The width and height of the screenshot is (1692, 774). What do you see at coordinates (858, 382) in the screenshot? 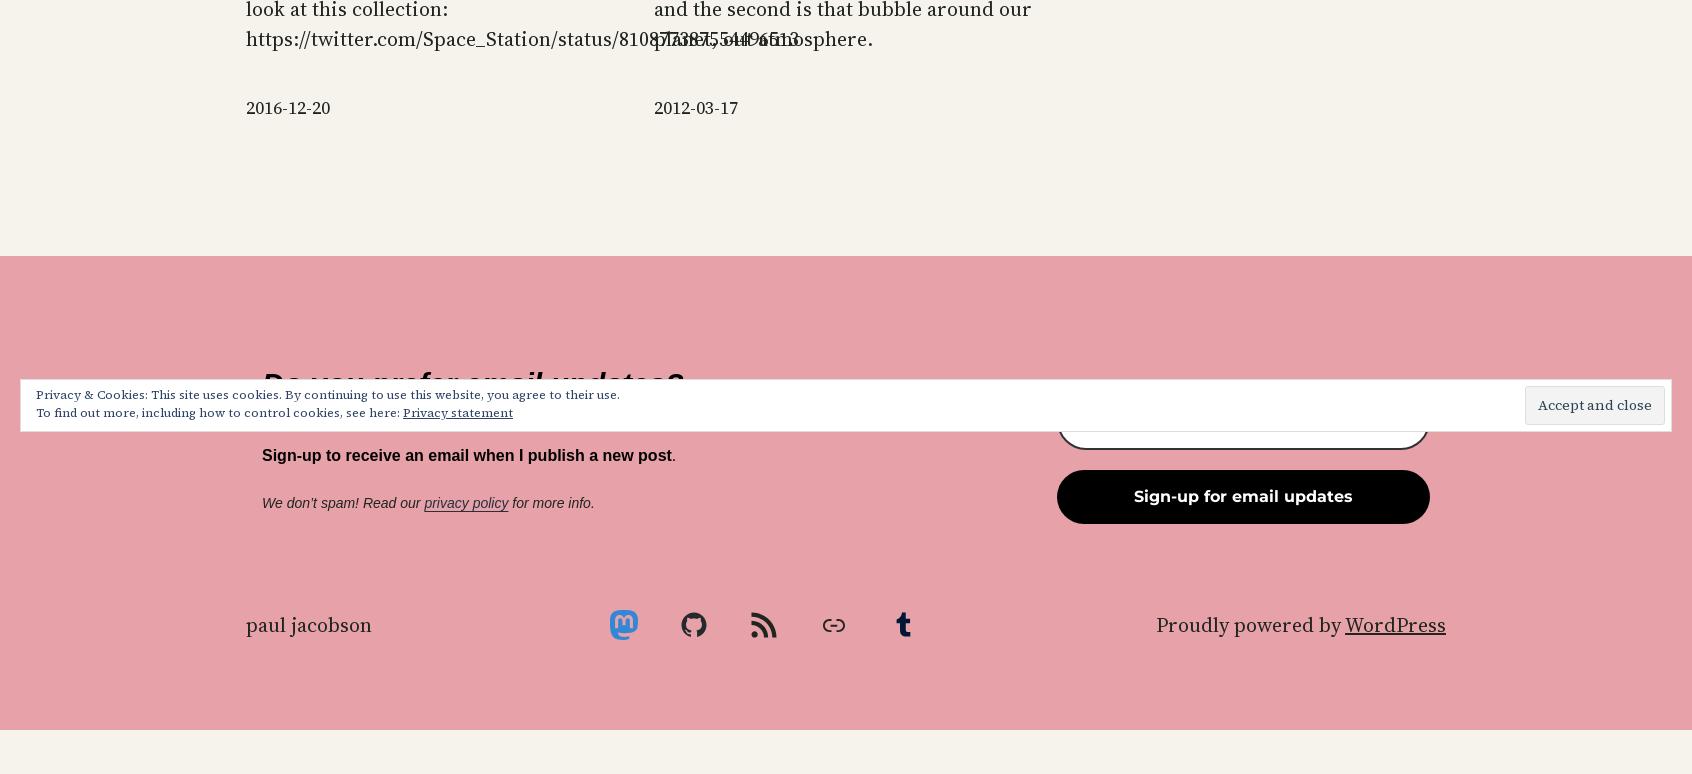
I see `'Search powered by Jetpack'` at bounding box center [858, 382].